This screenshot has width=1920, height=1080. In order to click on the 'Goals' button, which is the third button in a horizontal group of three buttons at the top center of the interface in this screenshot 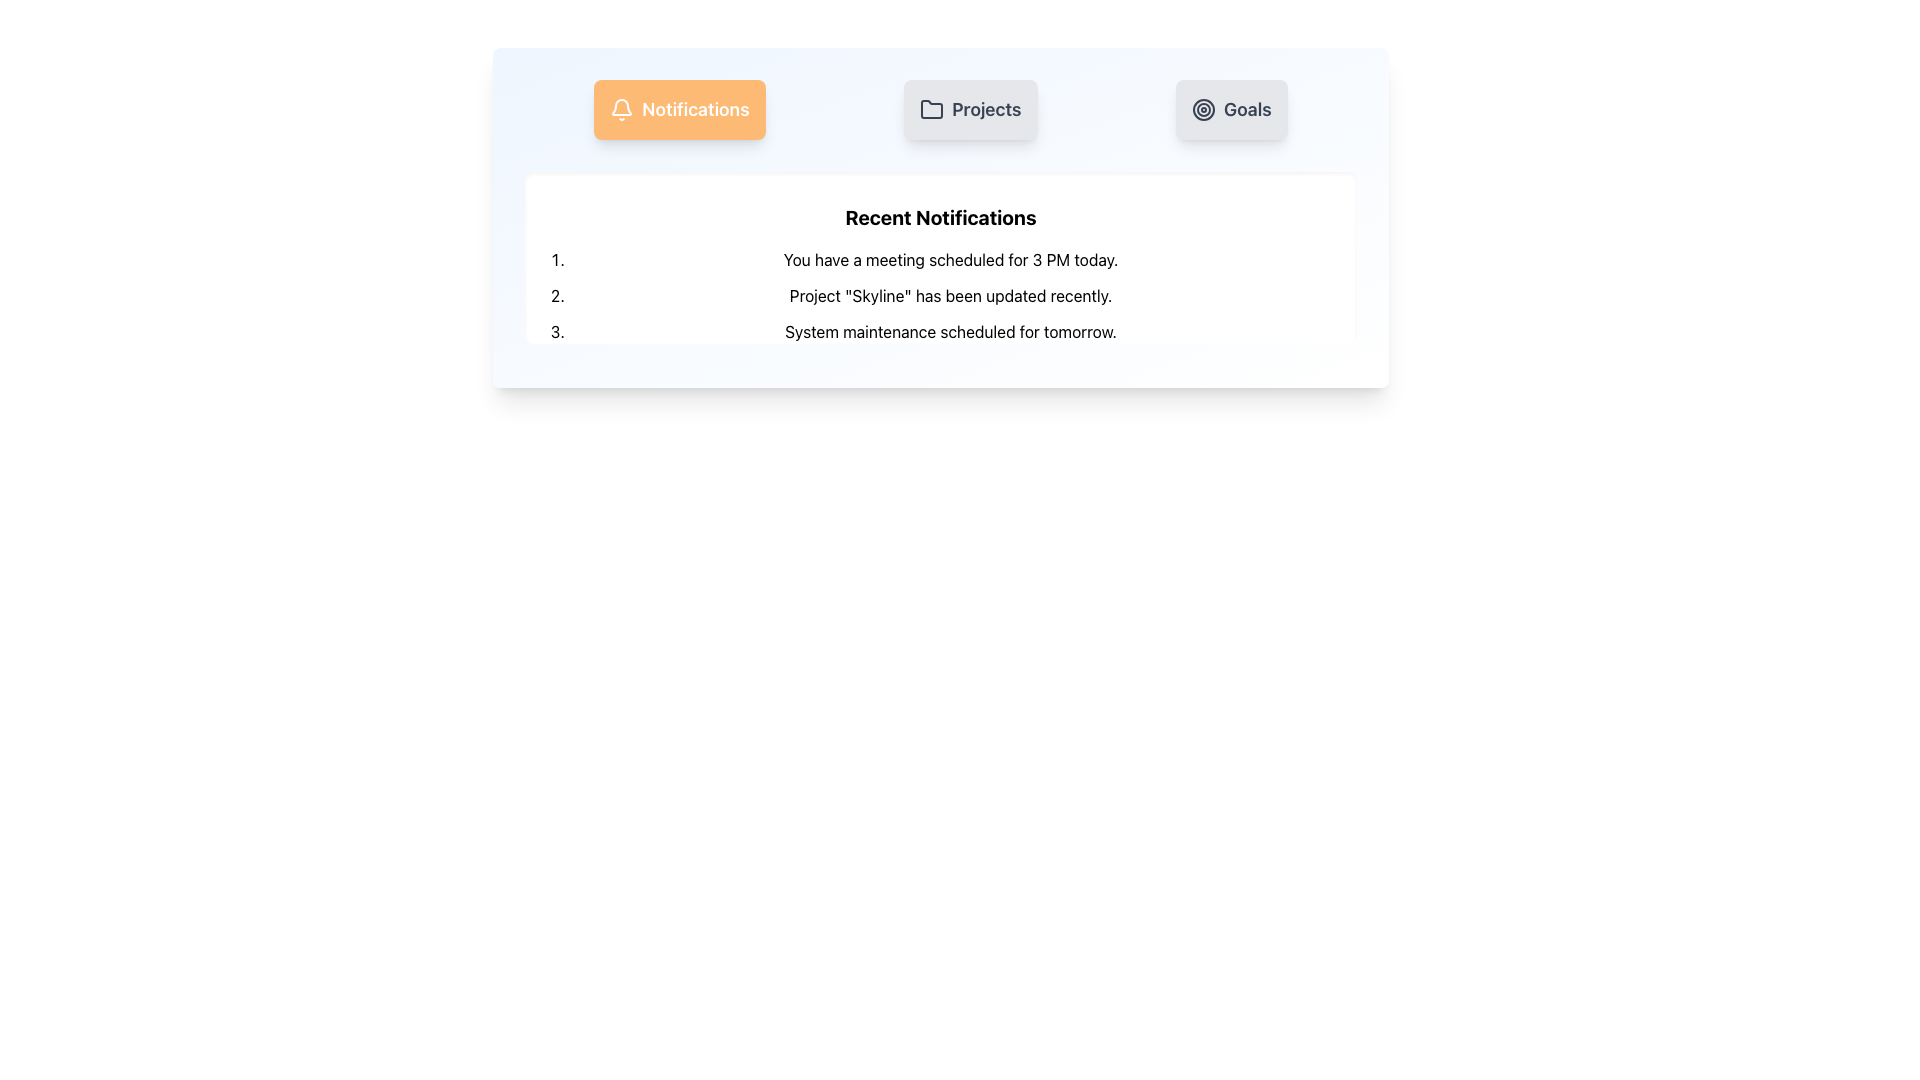, I will do `click(1230, 110)`.